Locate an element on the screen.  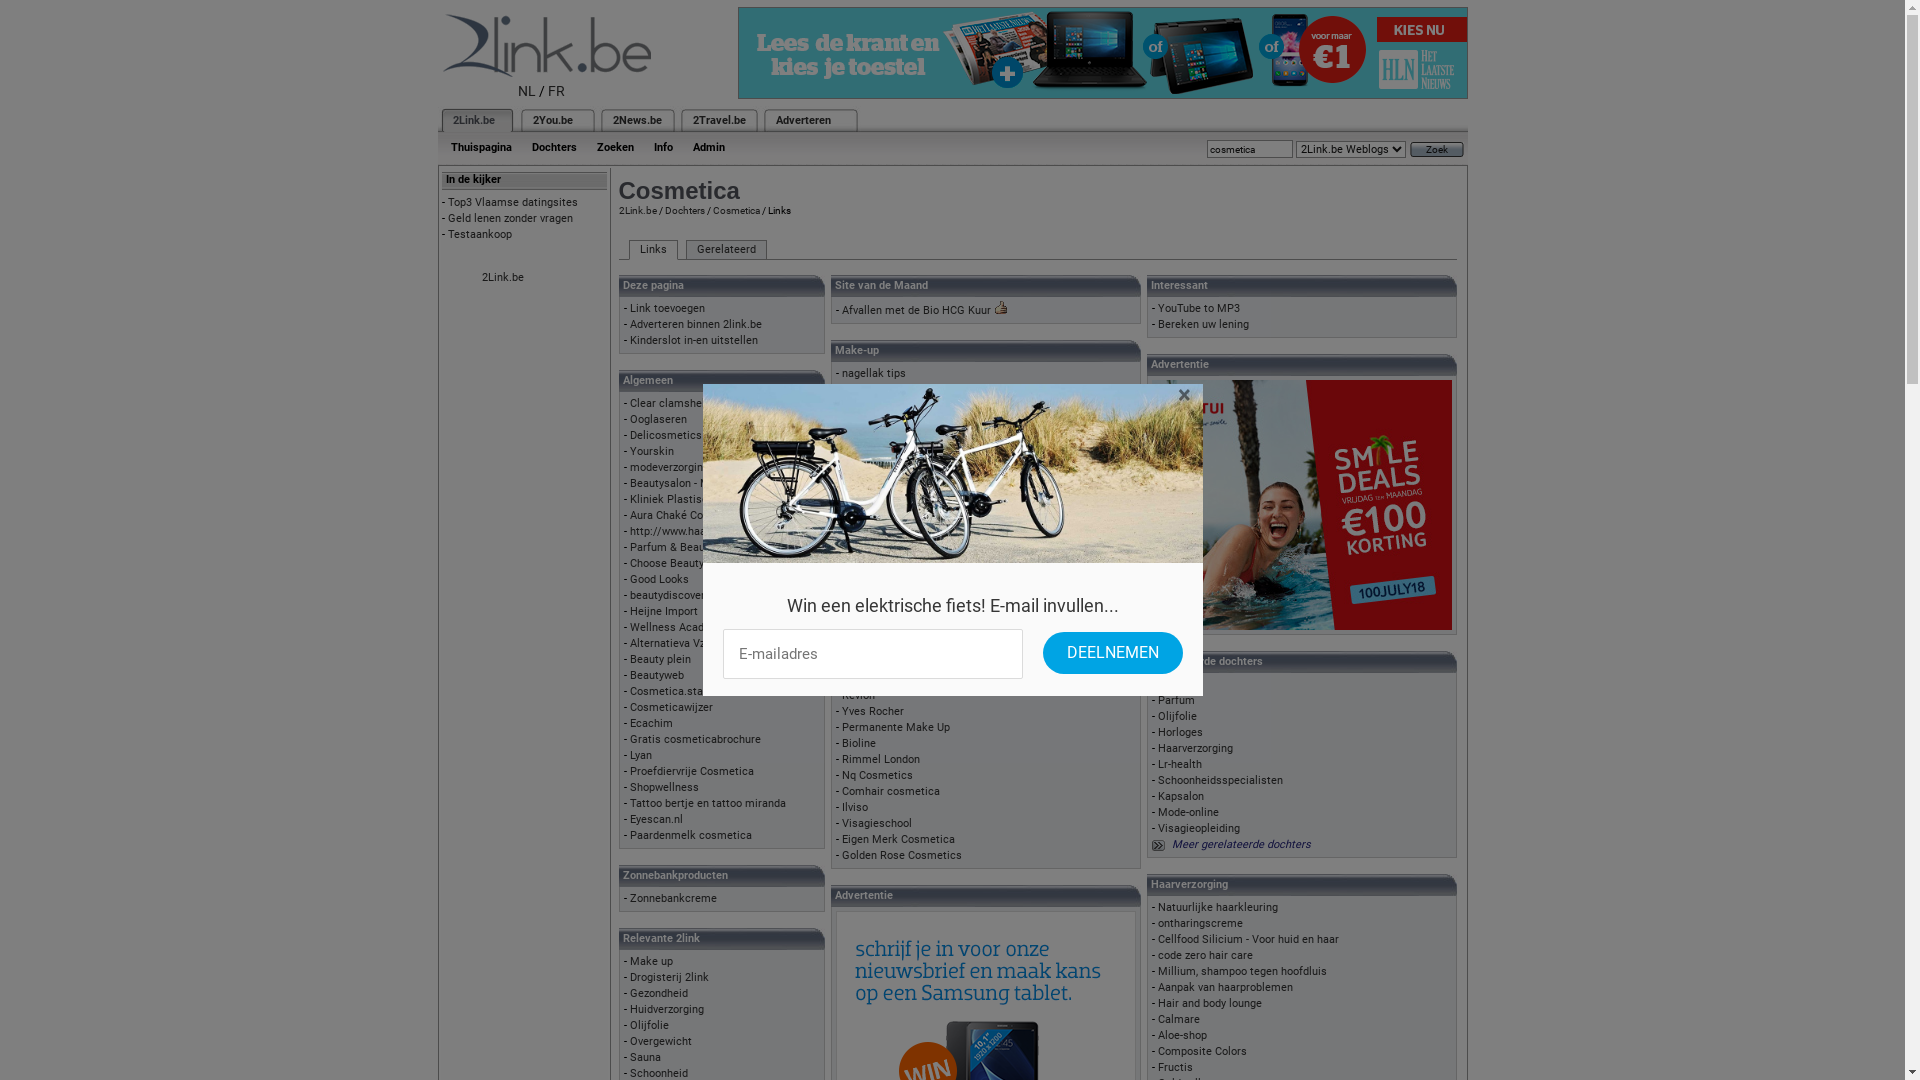
'Kinderslot in-en uitstellen' is located at coordinates (694, 339).